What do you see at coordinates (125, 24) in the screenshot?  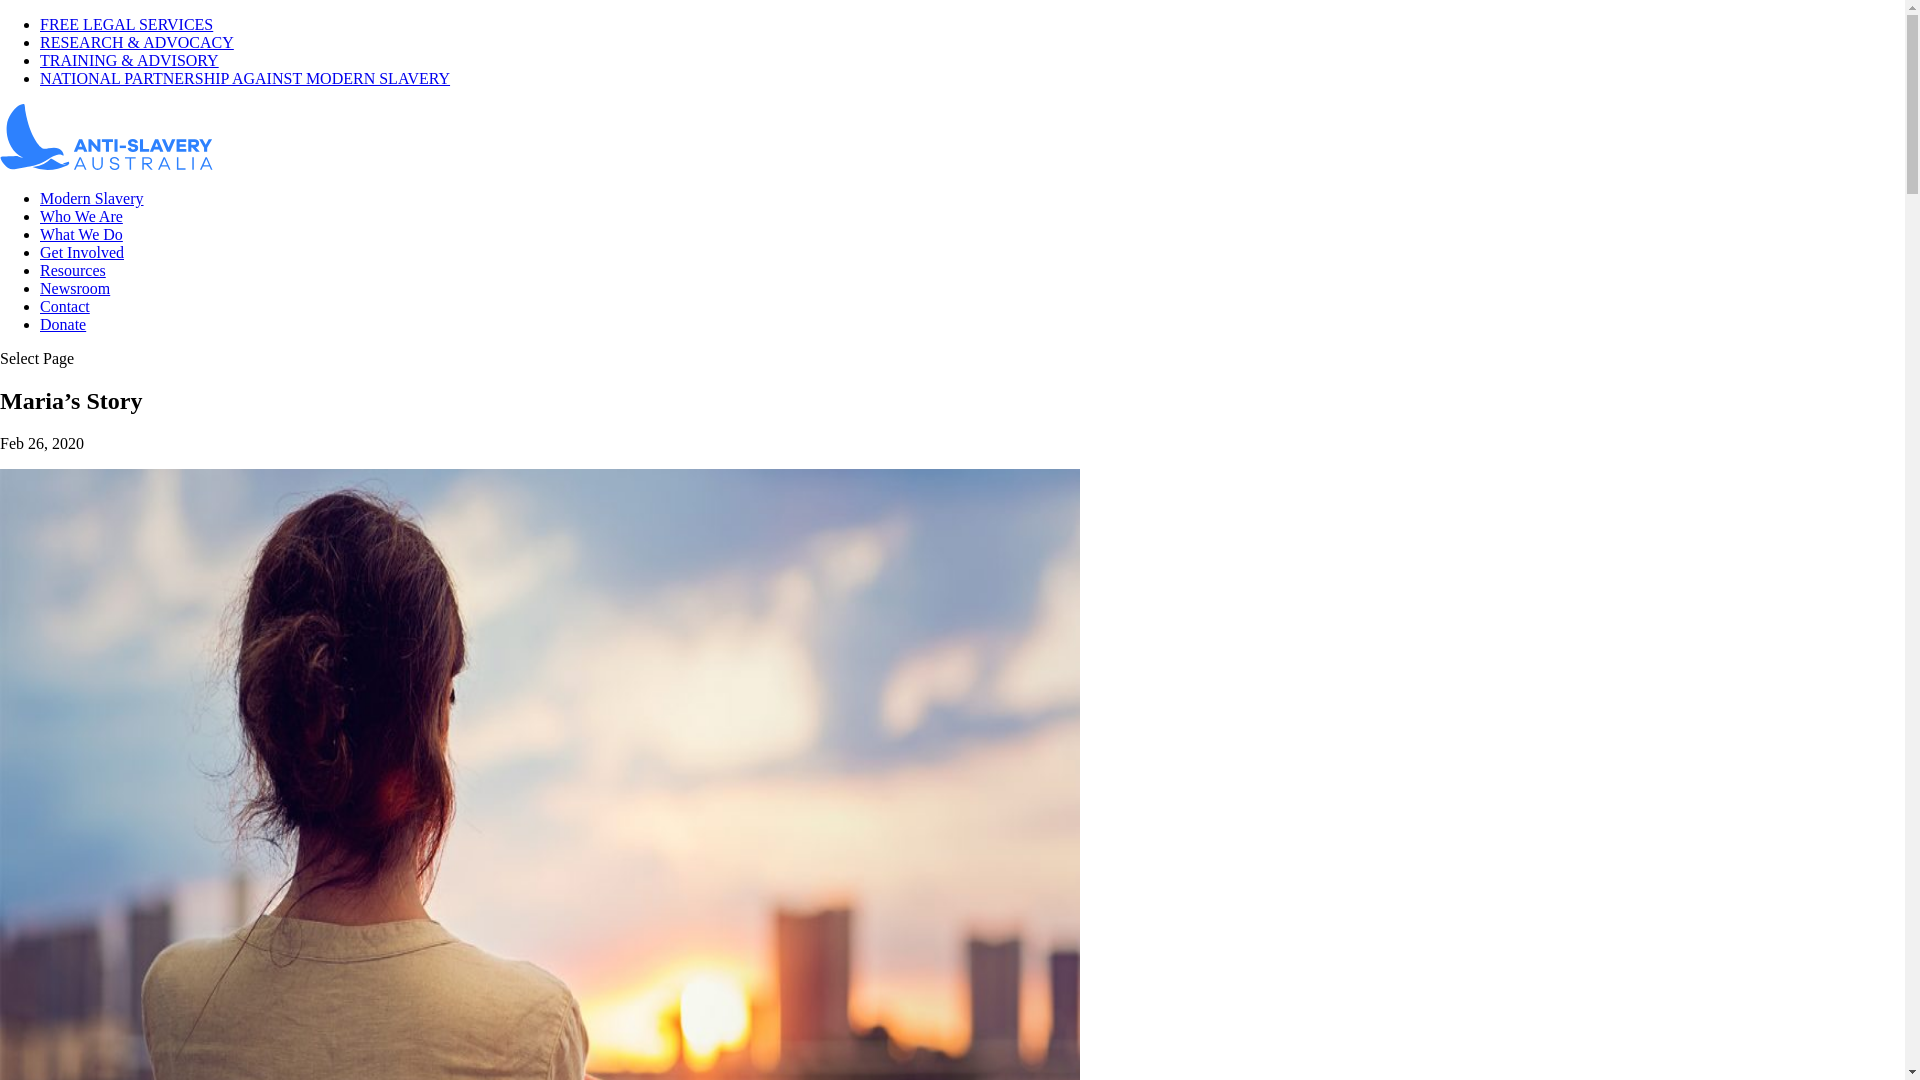 I see `'FREE LEGAL SERVICES'` at bounding box center [125, 24].